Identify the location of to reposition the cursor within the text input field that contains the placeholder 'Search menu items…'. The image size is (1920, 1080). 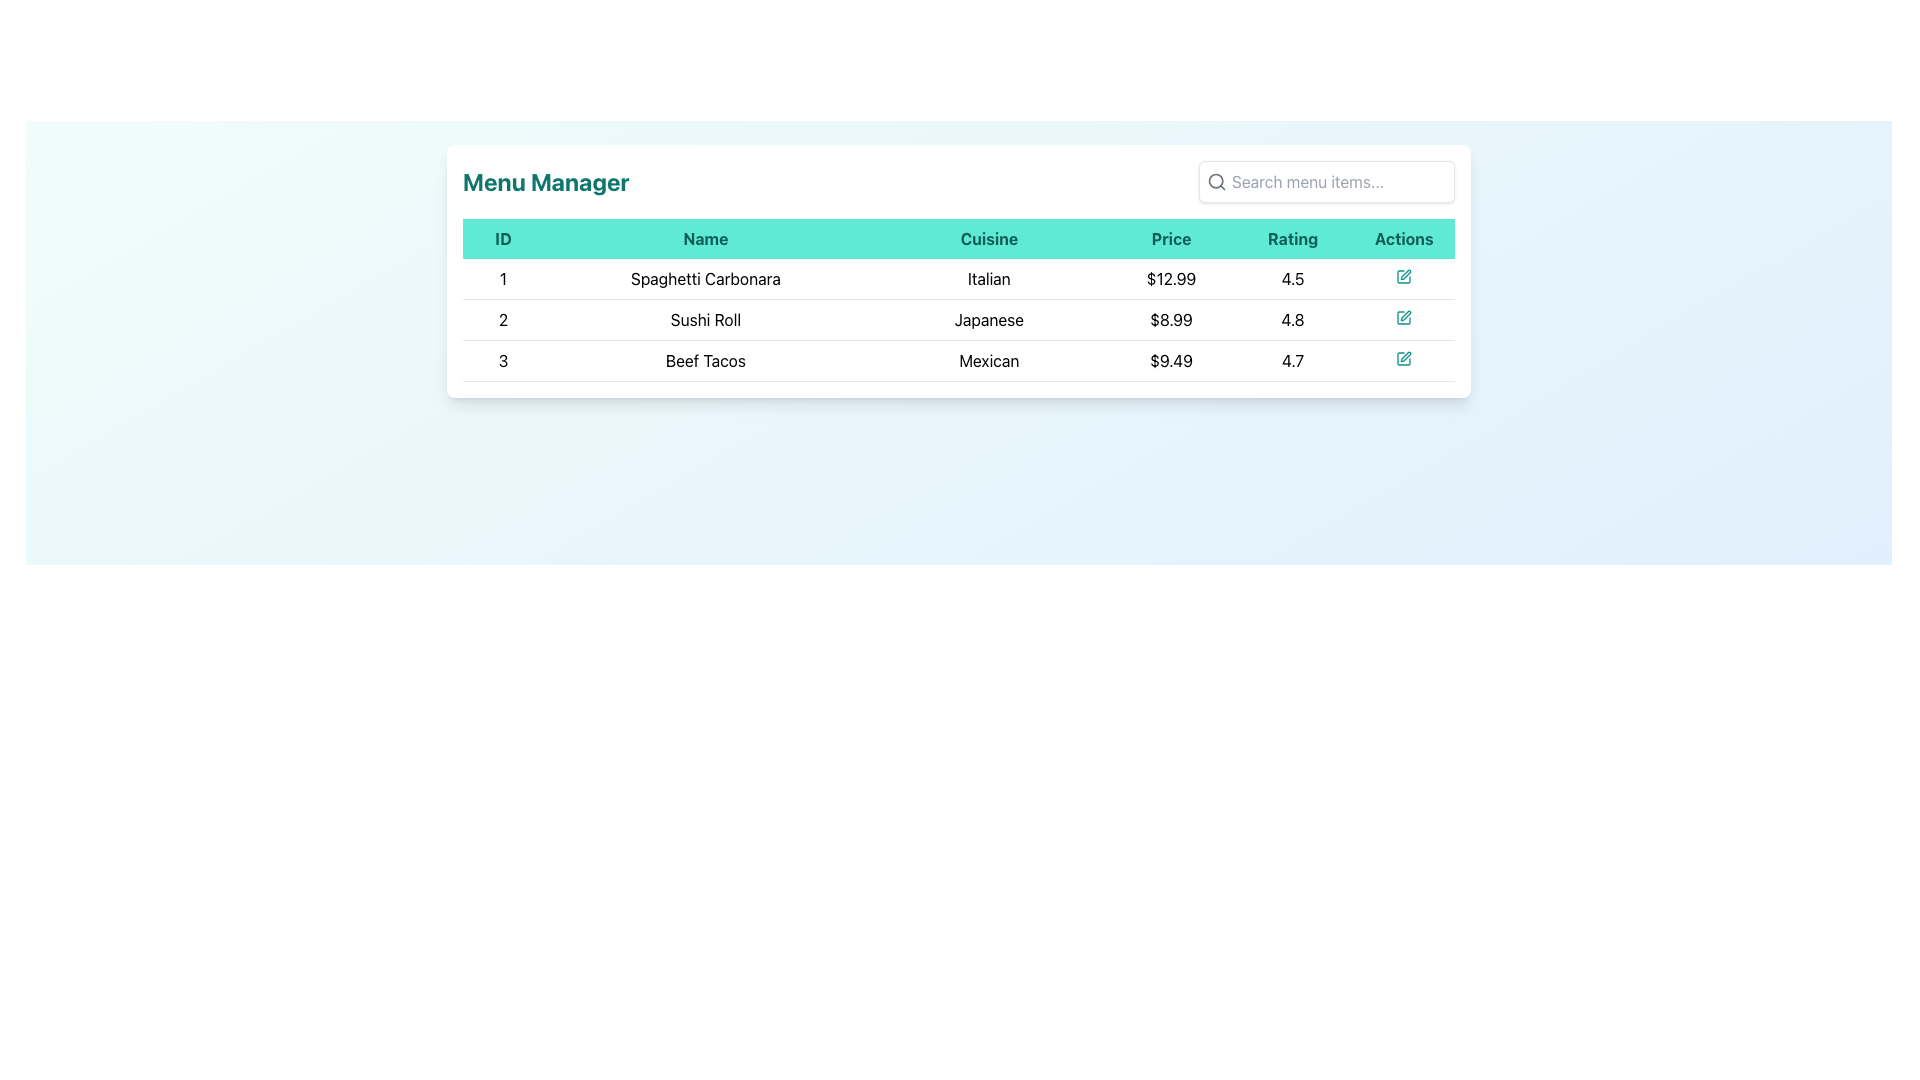
(1326, 181).